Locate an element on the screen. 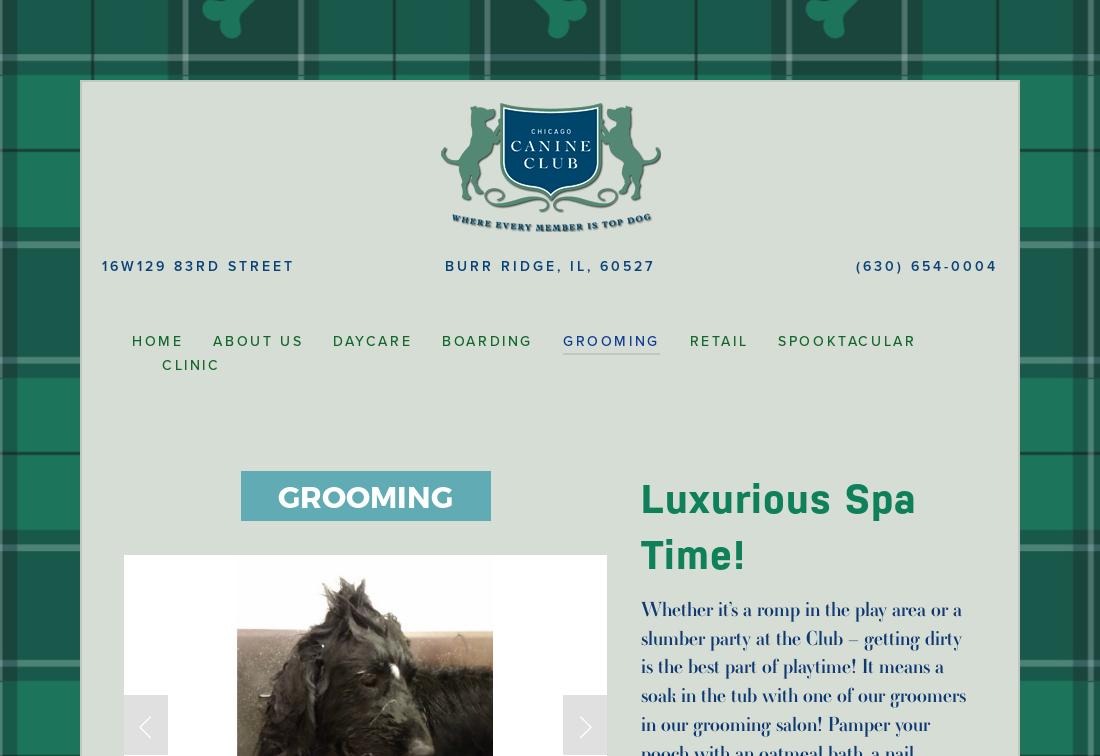 This screenshot has width=1100, height=756. 'Home' is located at coordinates (132, 341).